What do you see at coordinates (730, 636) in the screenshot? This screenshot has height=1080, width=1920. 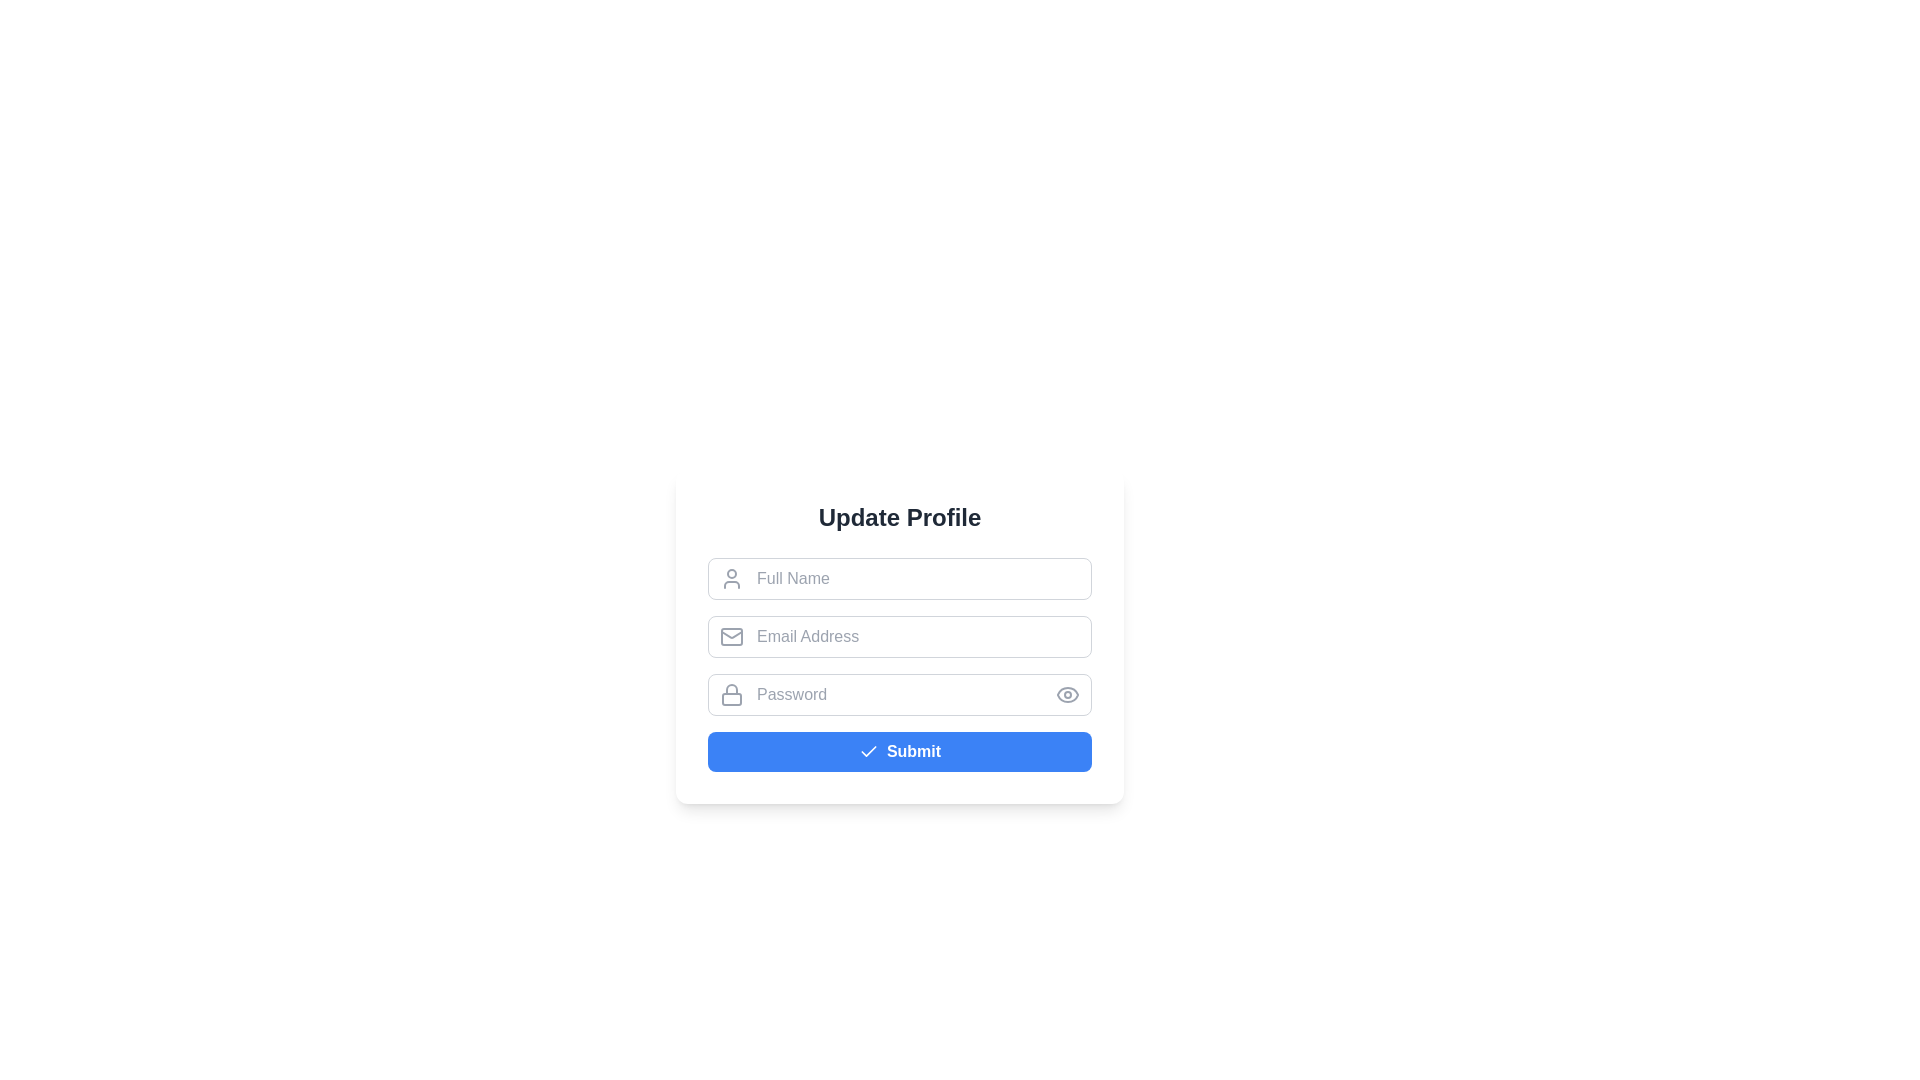 I see `the topmost SVG Rectangle component of the email envelope icon associated with the 'Email Address' input field` at bounding box center [730, 636].